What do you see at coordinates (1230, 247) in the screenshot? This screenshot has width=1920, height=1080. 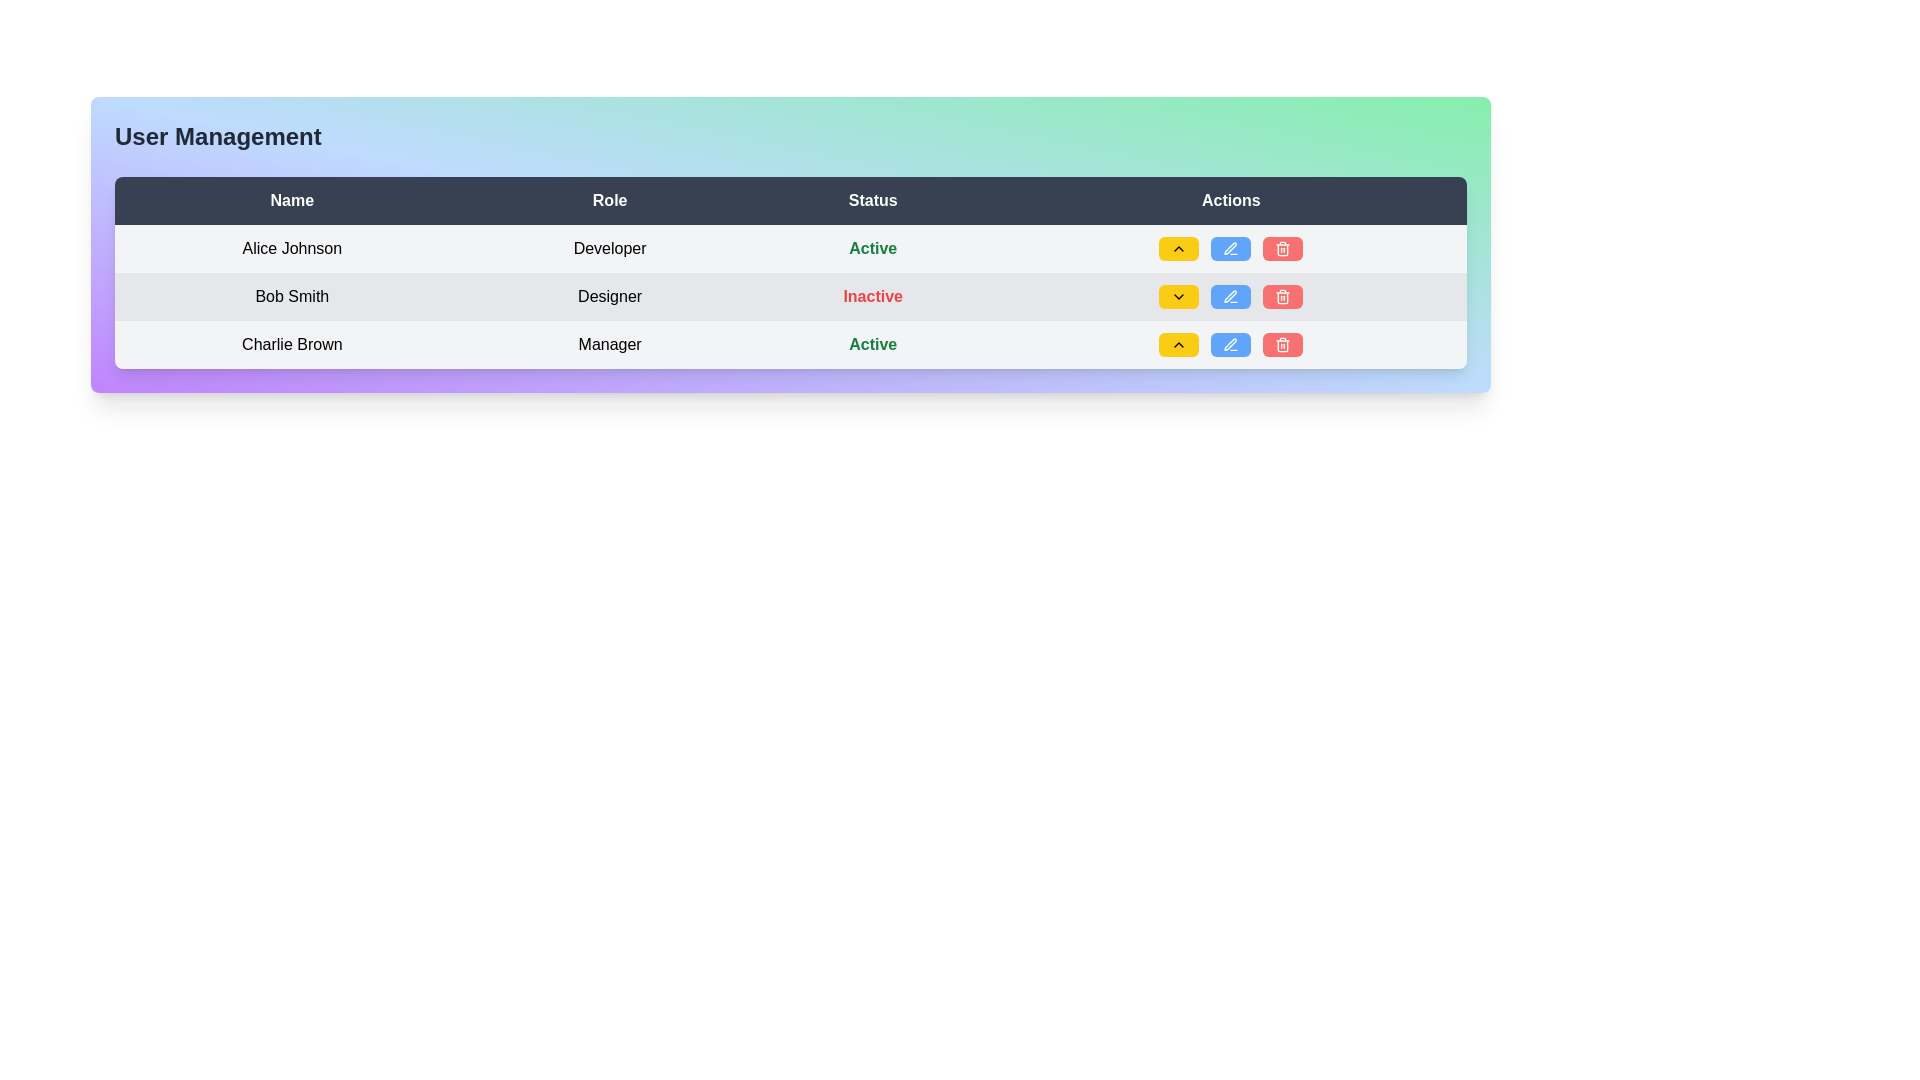 I see `the edit button for user Bob Smith located in the actions column of the second row in the table` at bounding box center [1230, 247].